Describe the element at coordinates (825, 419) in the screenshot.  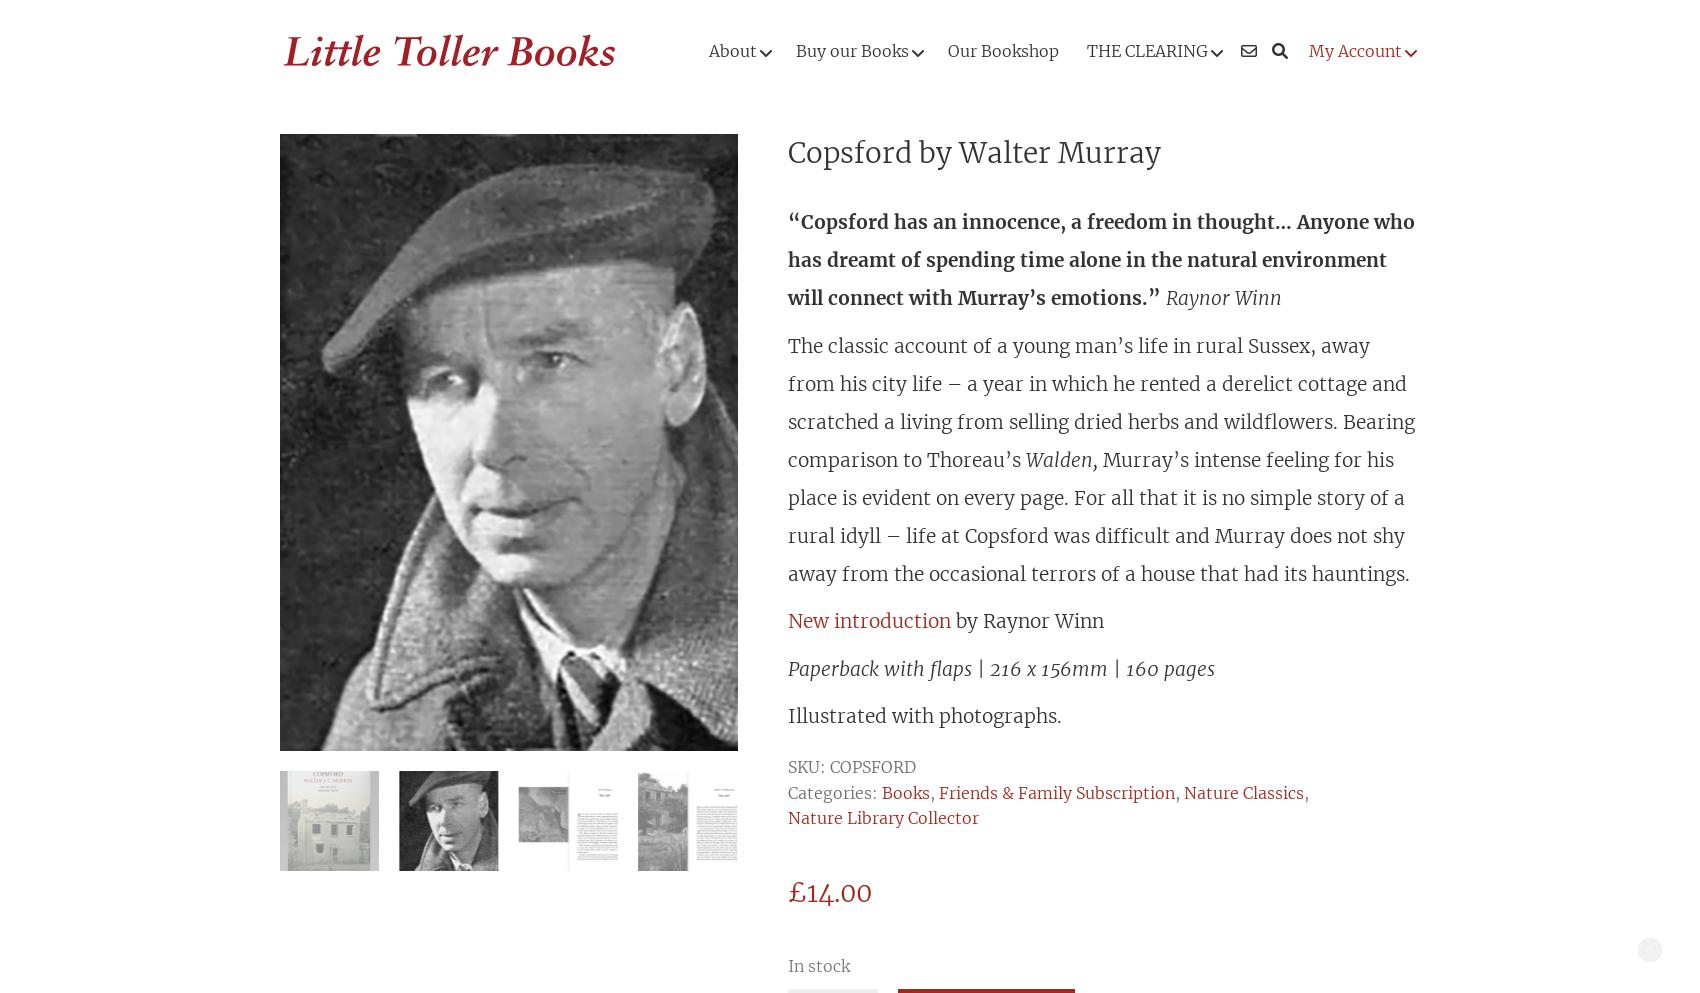
I see `'Subscriptions'` at that location.